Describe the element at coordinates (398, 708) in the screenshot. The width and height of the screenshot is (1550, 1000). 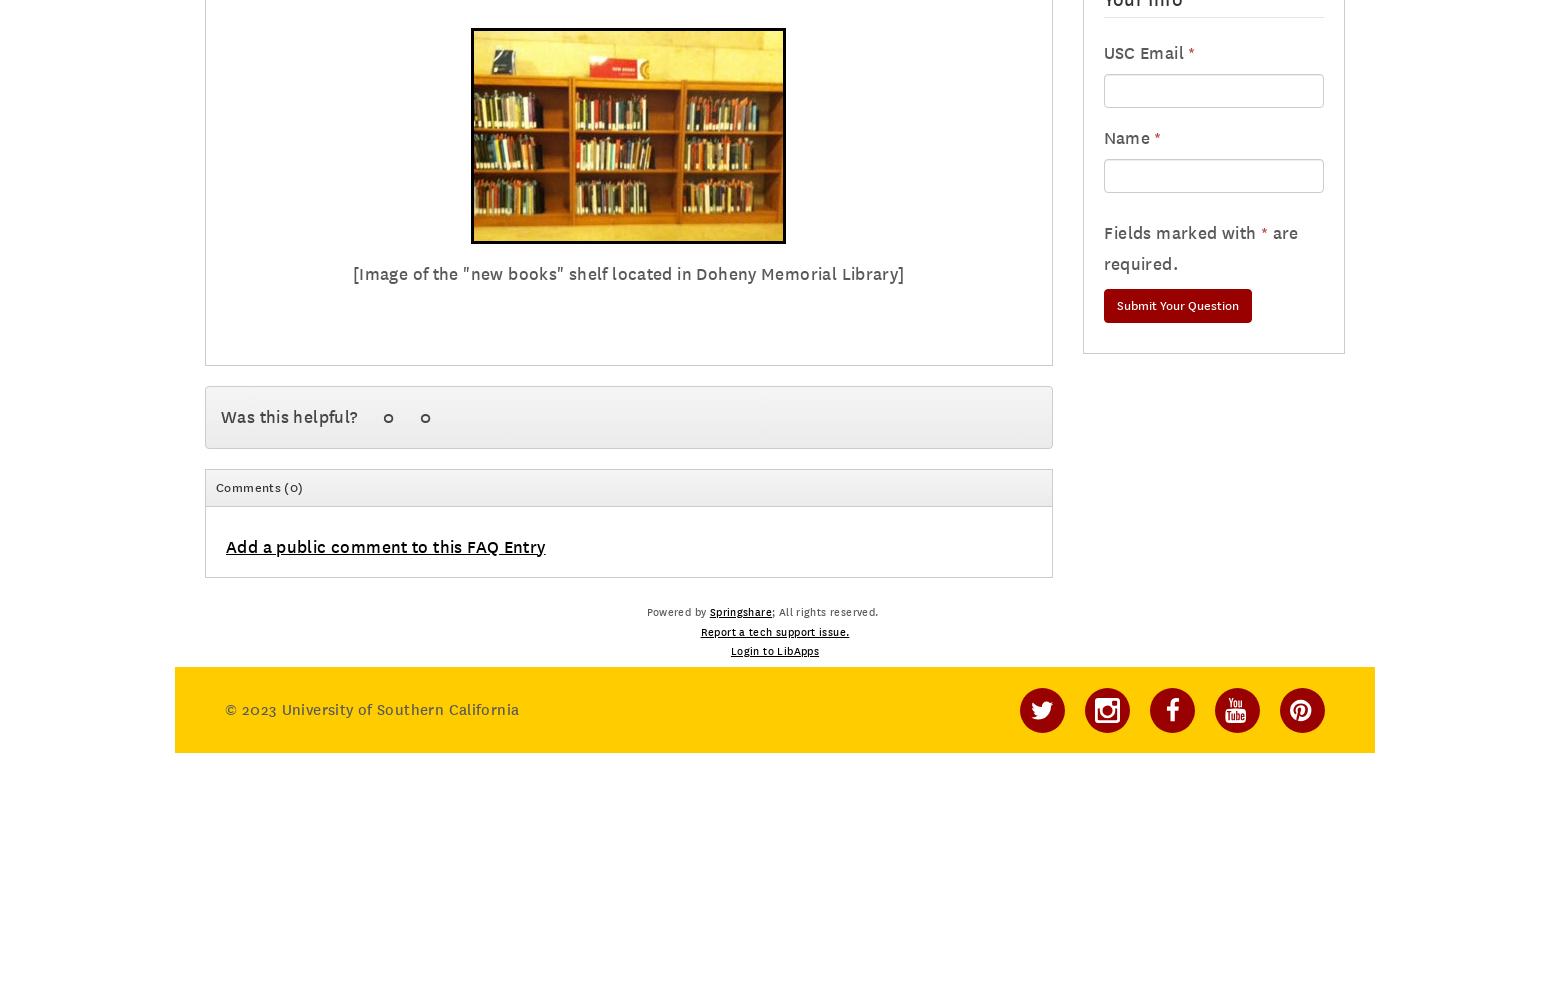
I see `'University of Southern California'` at that location.